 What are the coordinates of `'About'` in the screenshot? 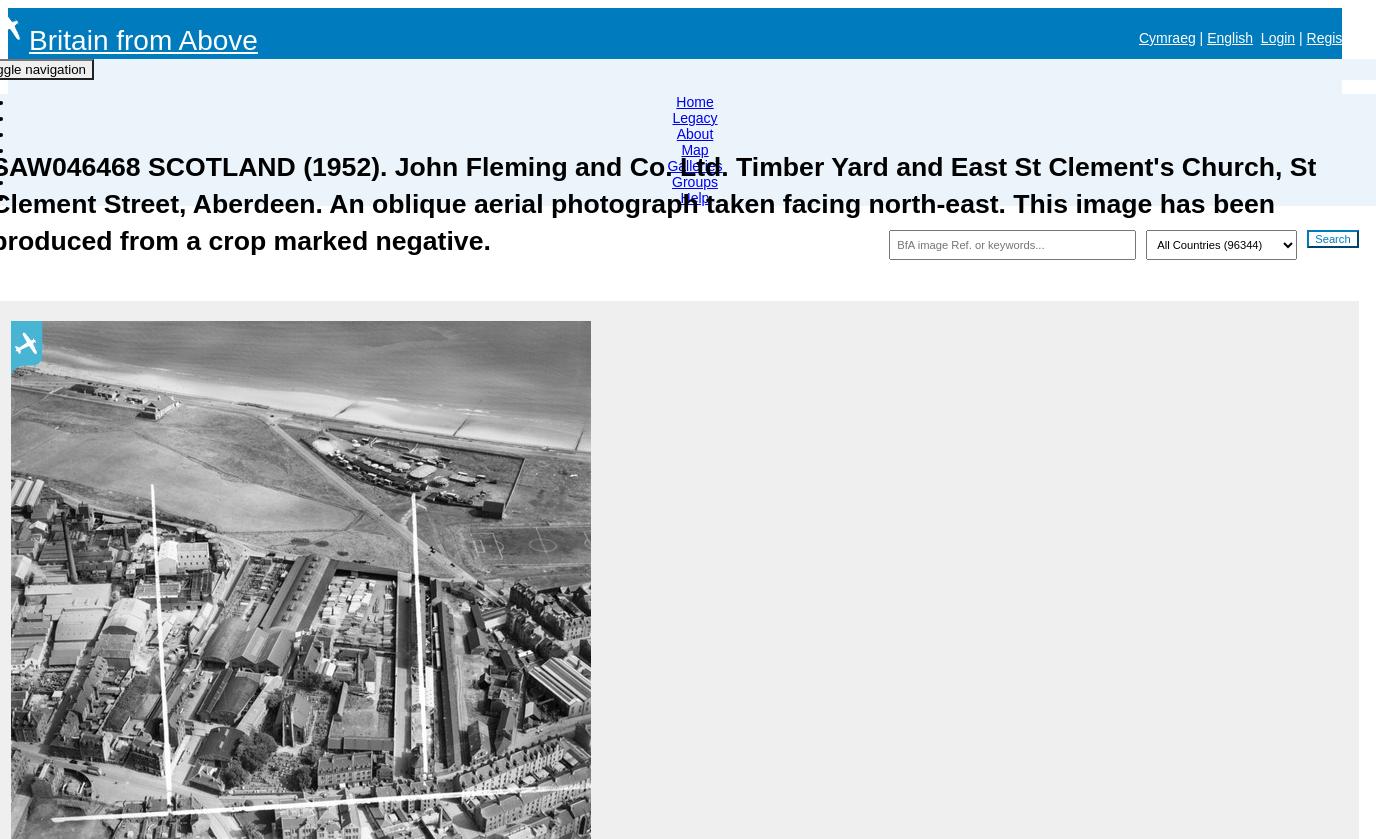 It's located at (693, 133).